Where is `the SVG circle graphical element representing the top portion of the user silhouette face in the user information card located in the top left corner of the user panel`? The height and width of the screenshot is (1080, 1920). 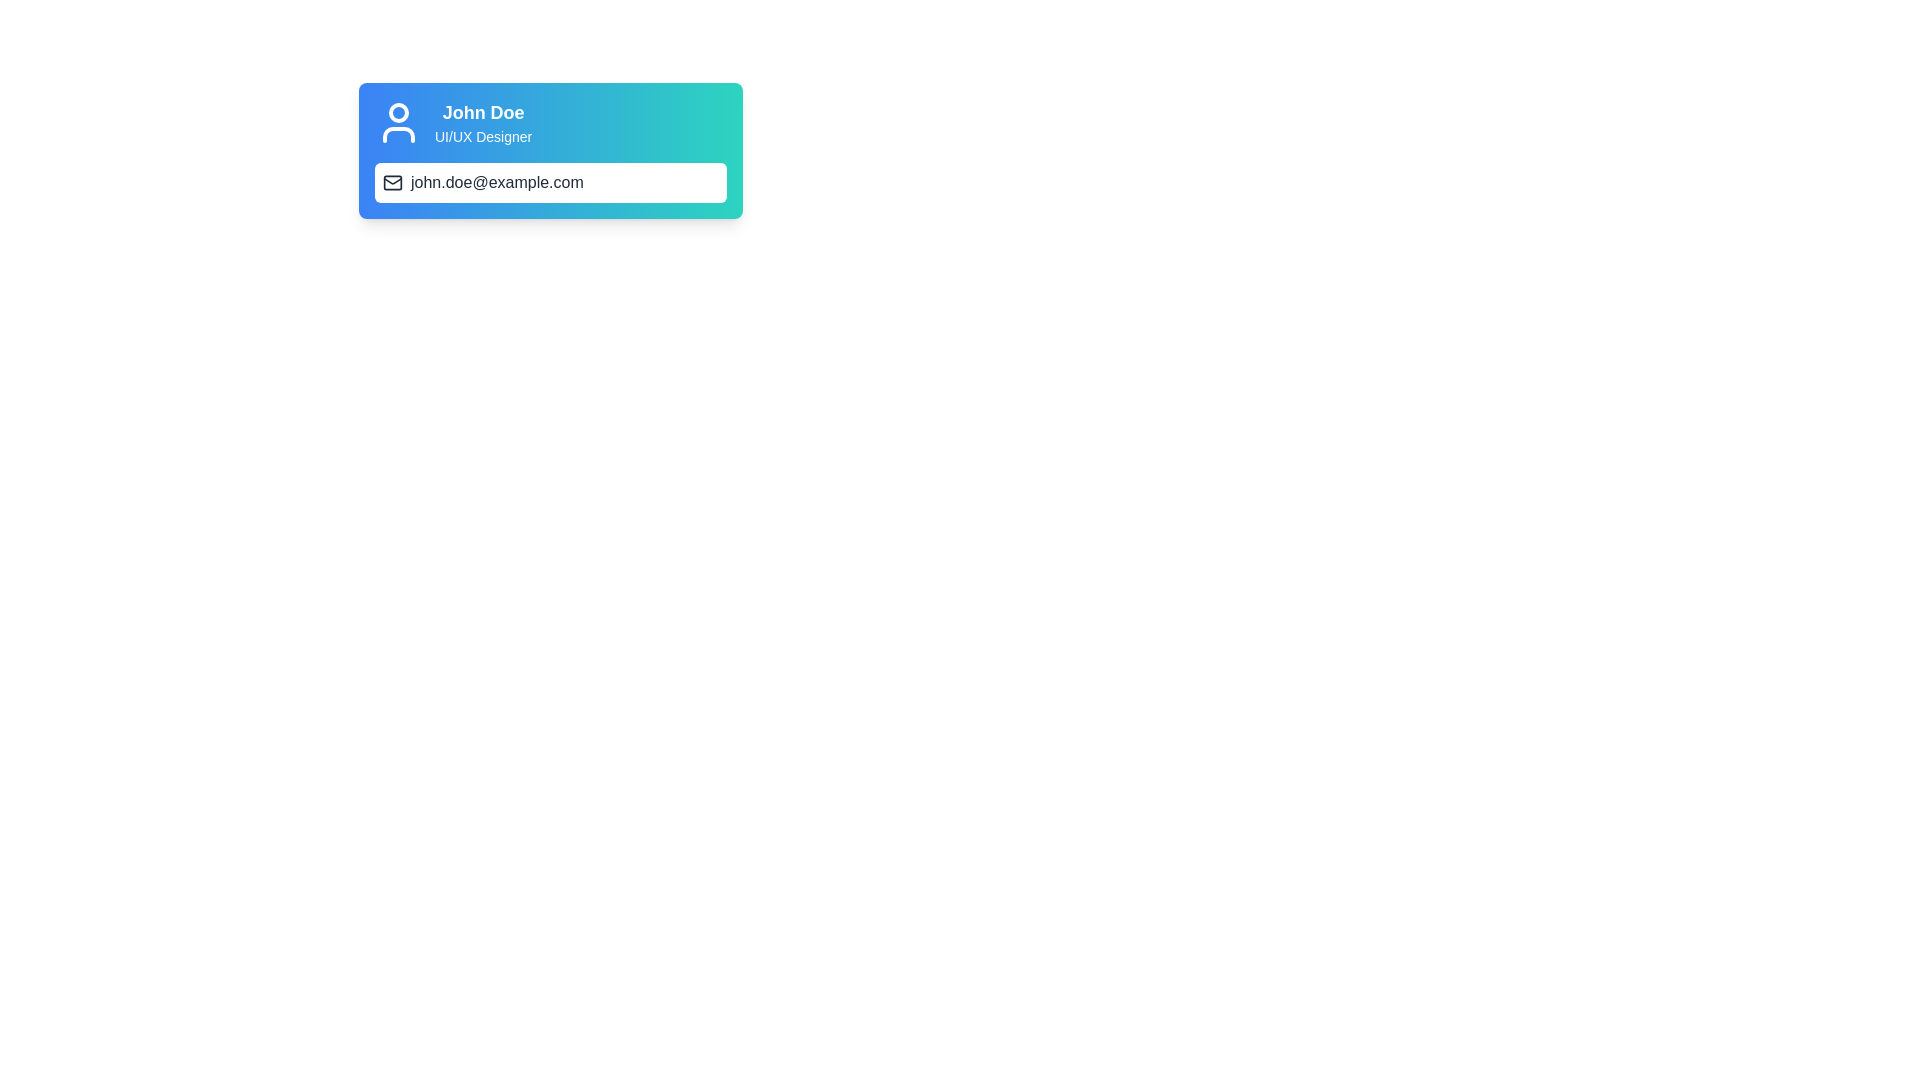 the SVG circle graphical element representing the top portion of the user silhouette face in the user information card located in the top left corner of the user panel is located at coordinates (398, 112).